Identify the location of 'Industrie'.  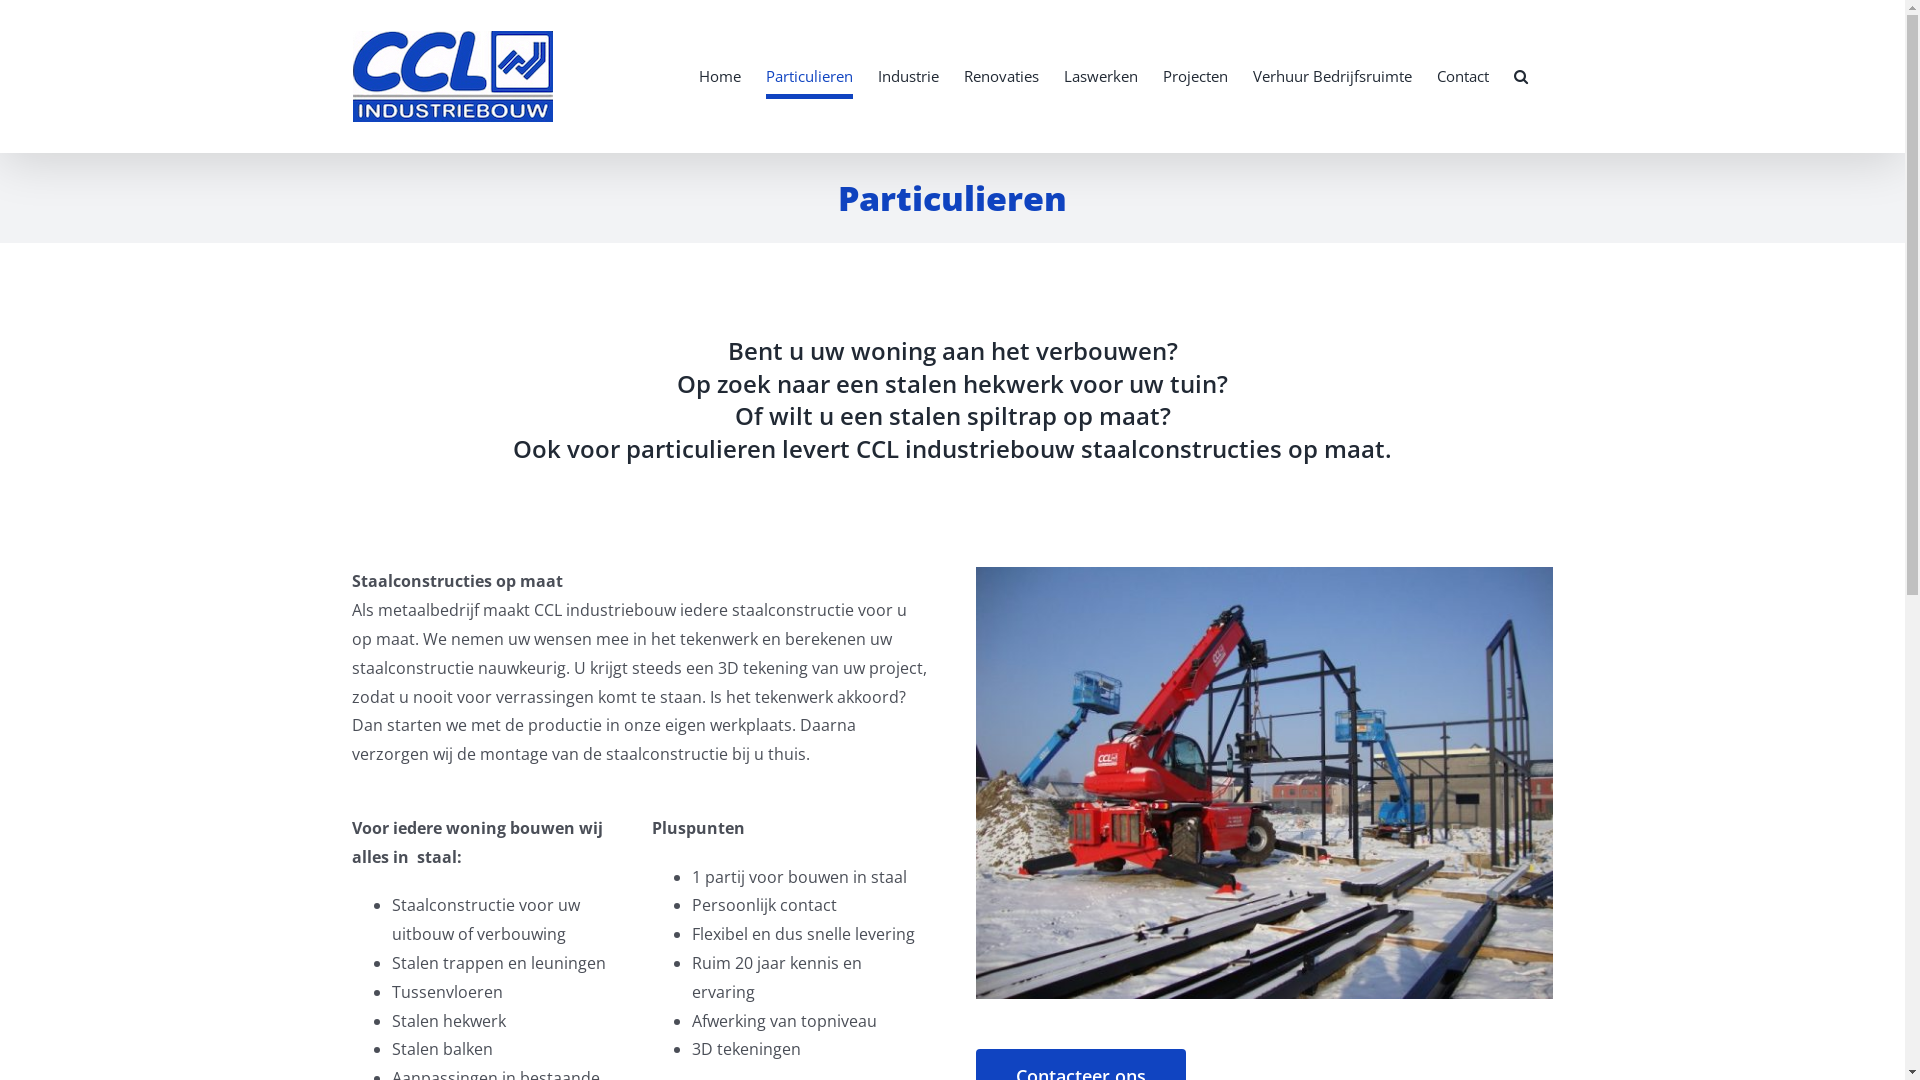
(878, 75).